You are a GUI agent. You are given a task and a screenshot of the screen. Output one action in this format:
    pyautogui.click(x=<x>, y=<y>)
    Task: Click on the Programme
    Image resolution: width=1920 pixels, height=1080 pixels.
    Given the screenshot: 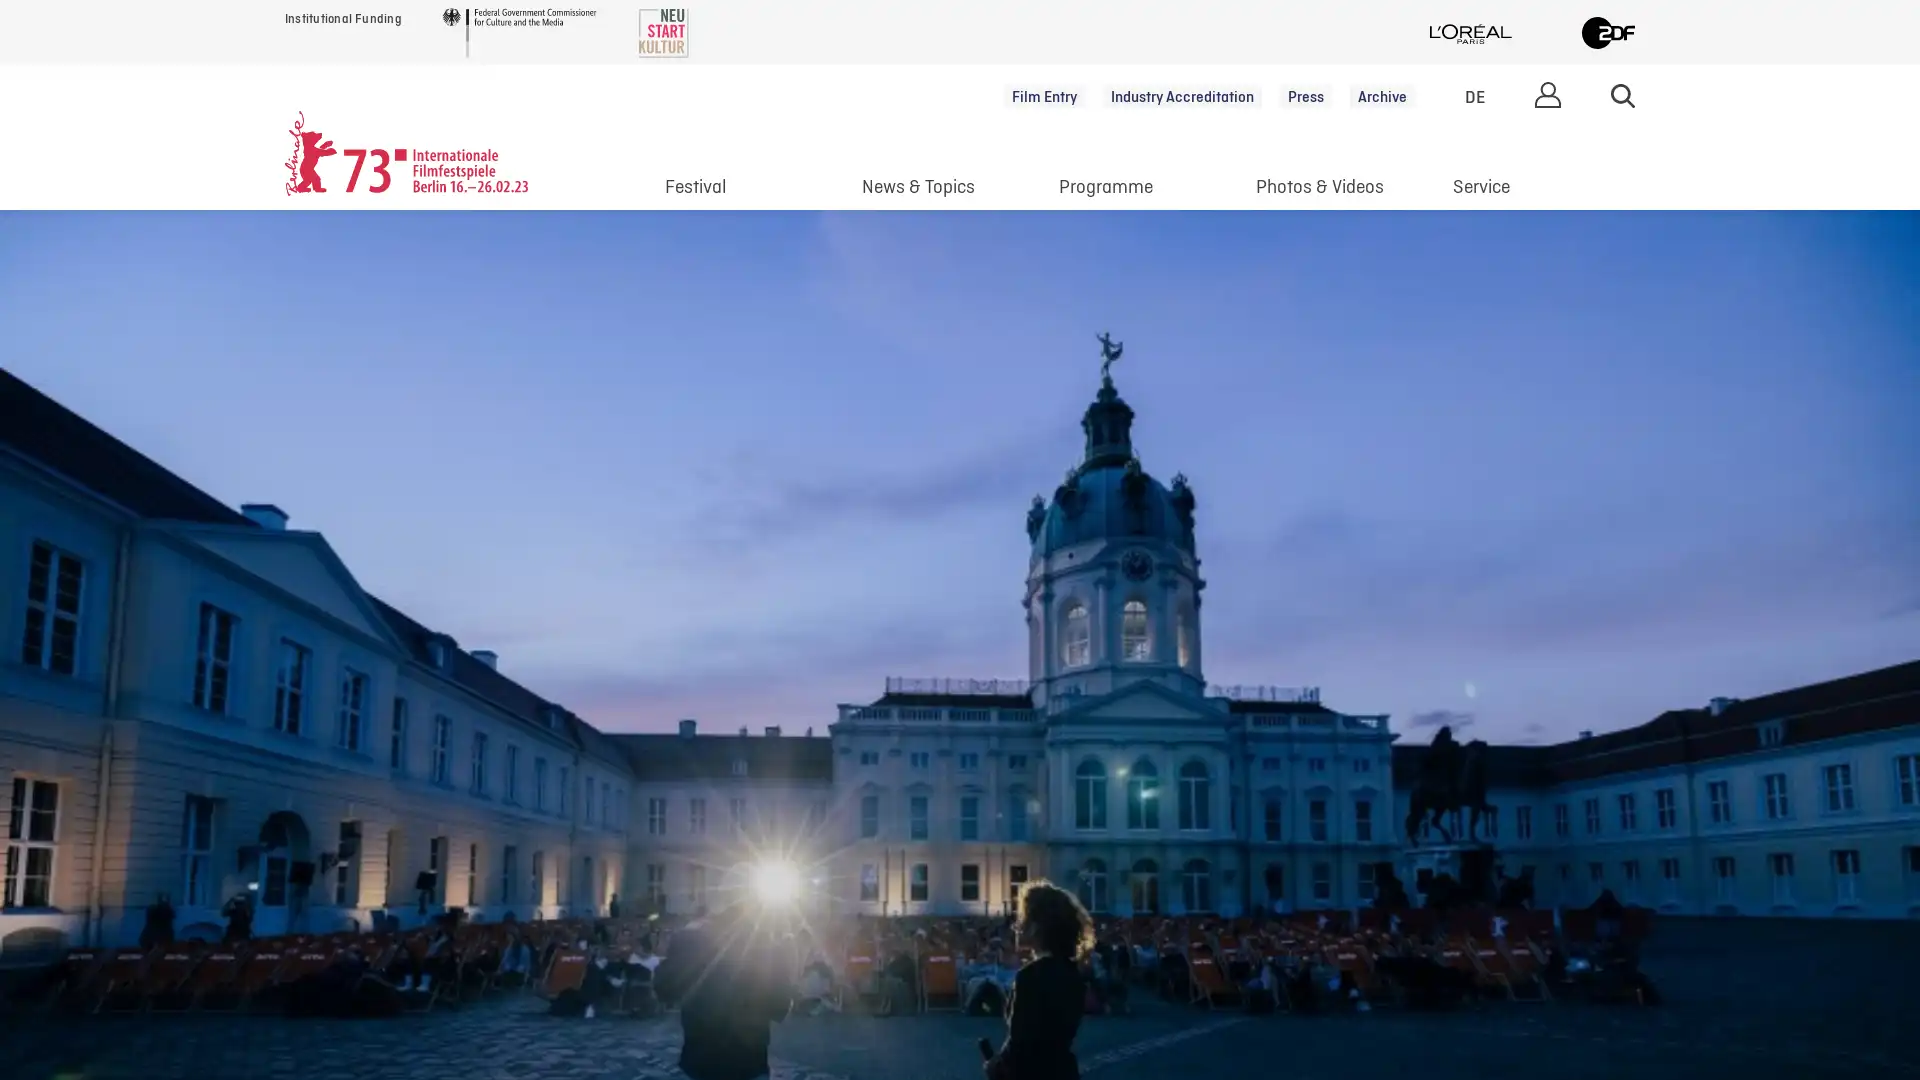 What is the action you would take?
    pyautogui.click(x=1103, y=191)
    